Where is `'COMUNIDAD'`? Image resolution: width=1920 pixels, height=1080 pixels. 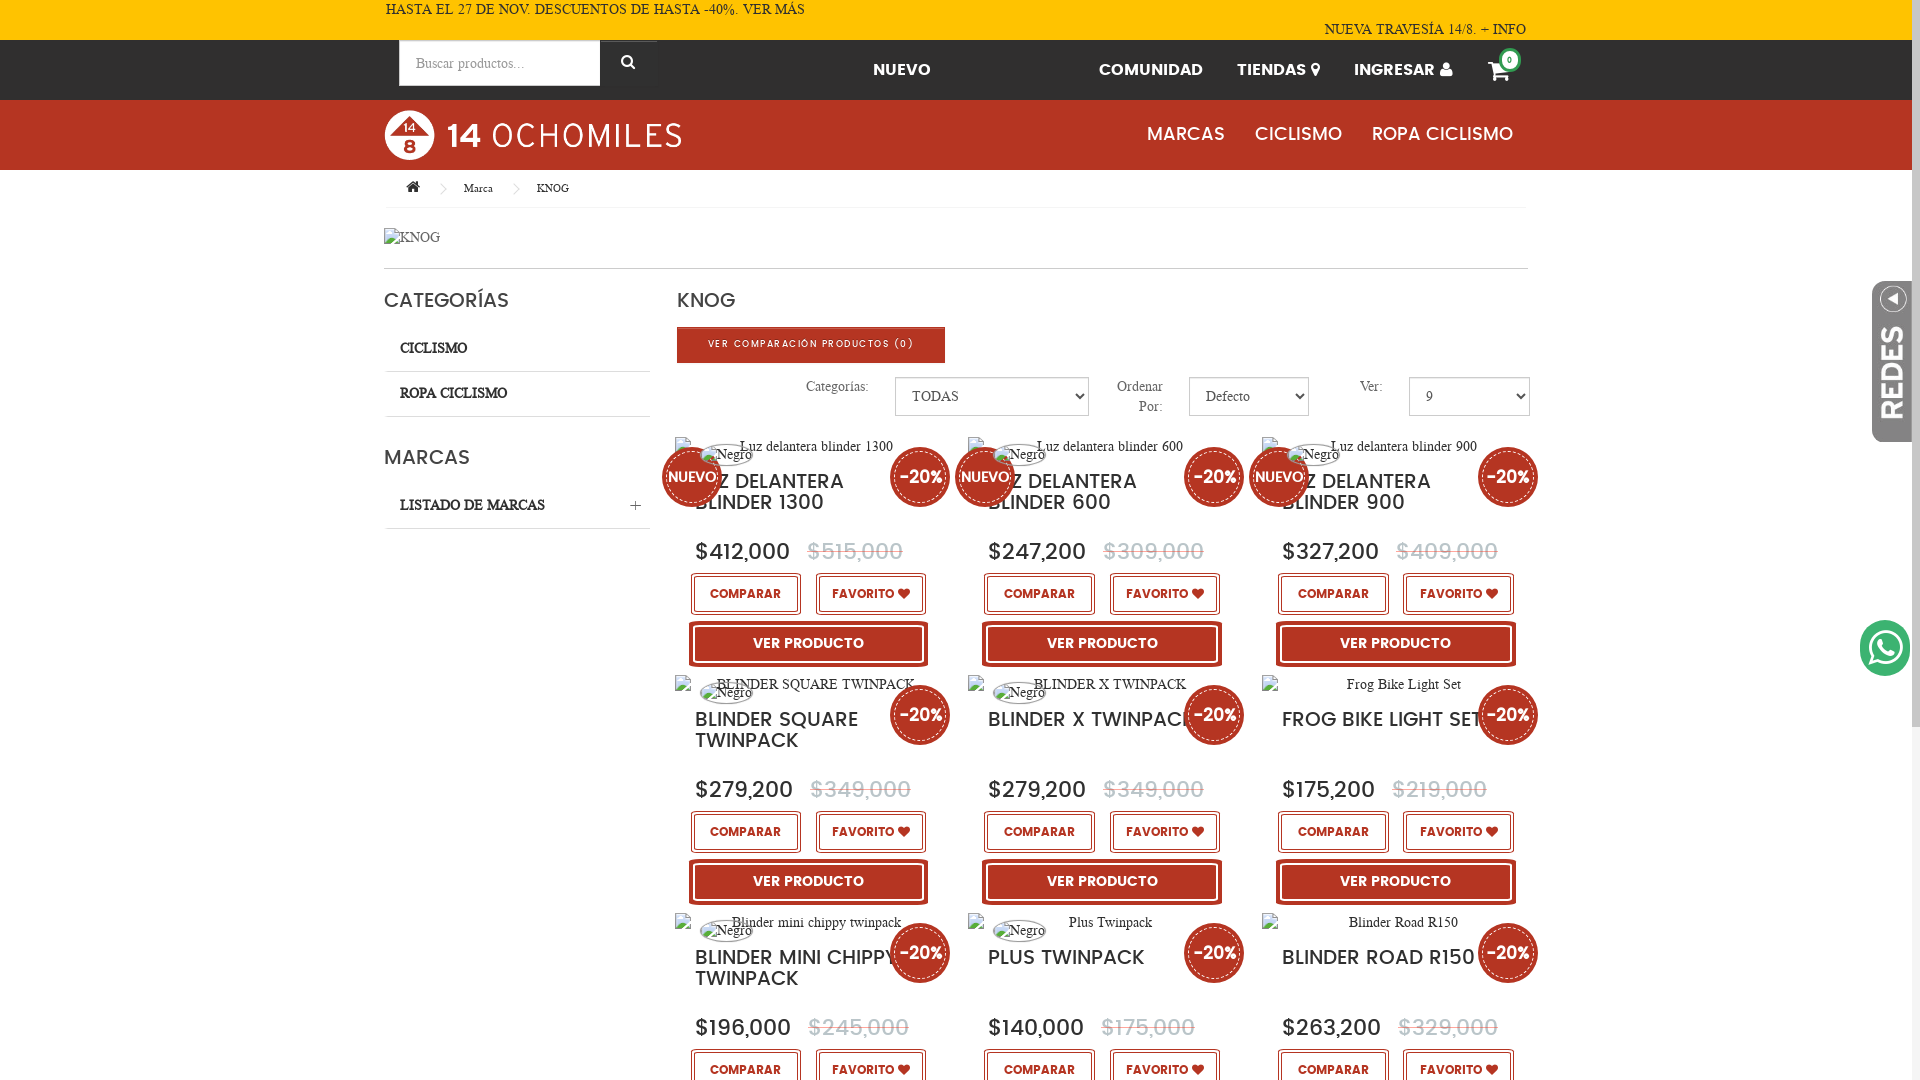
'COMUNIDAD' is located at coordinates (1083, 68).